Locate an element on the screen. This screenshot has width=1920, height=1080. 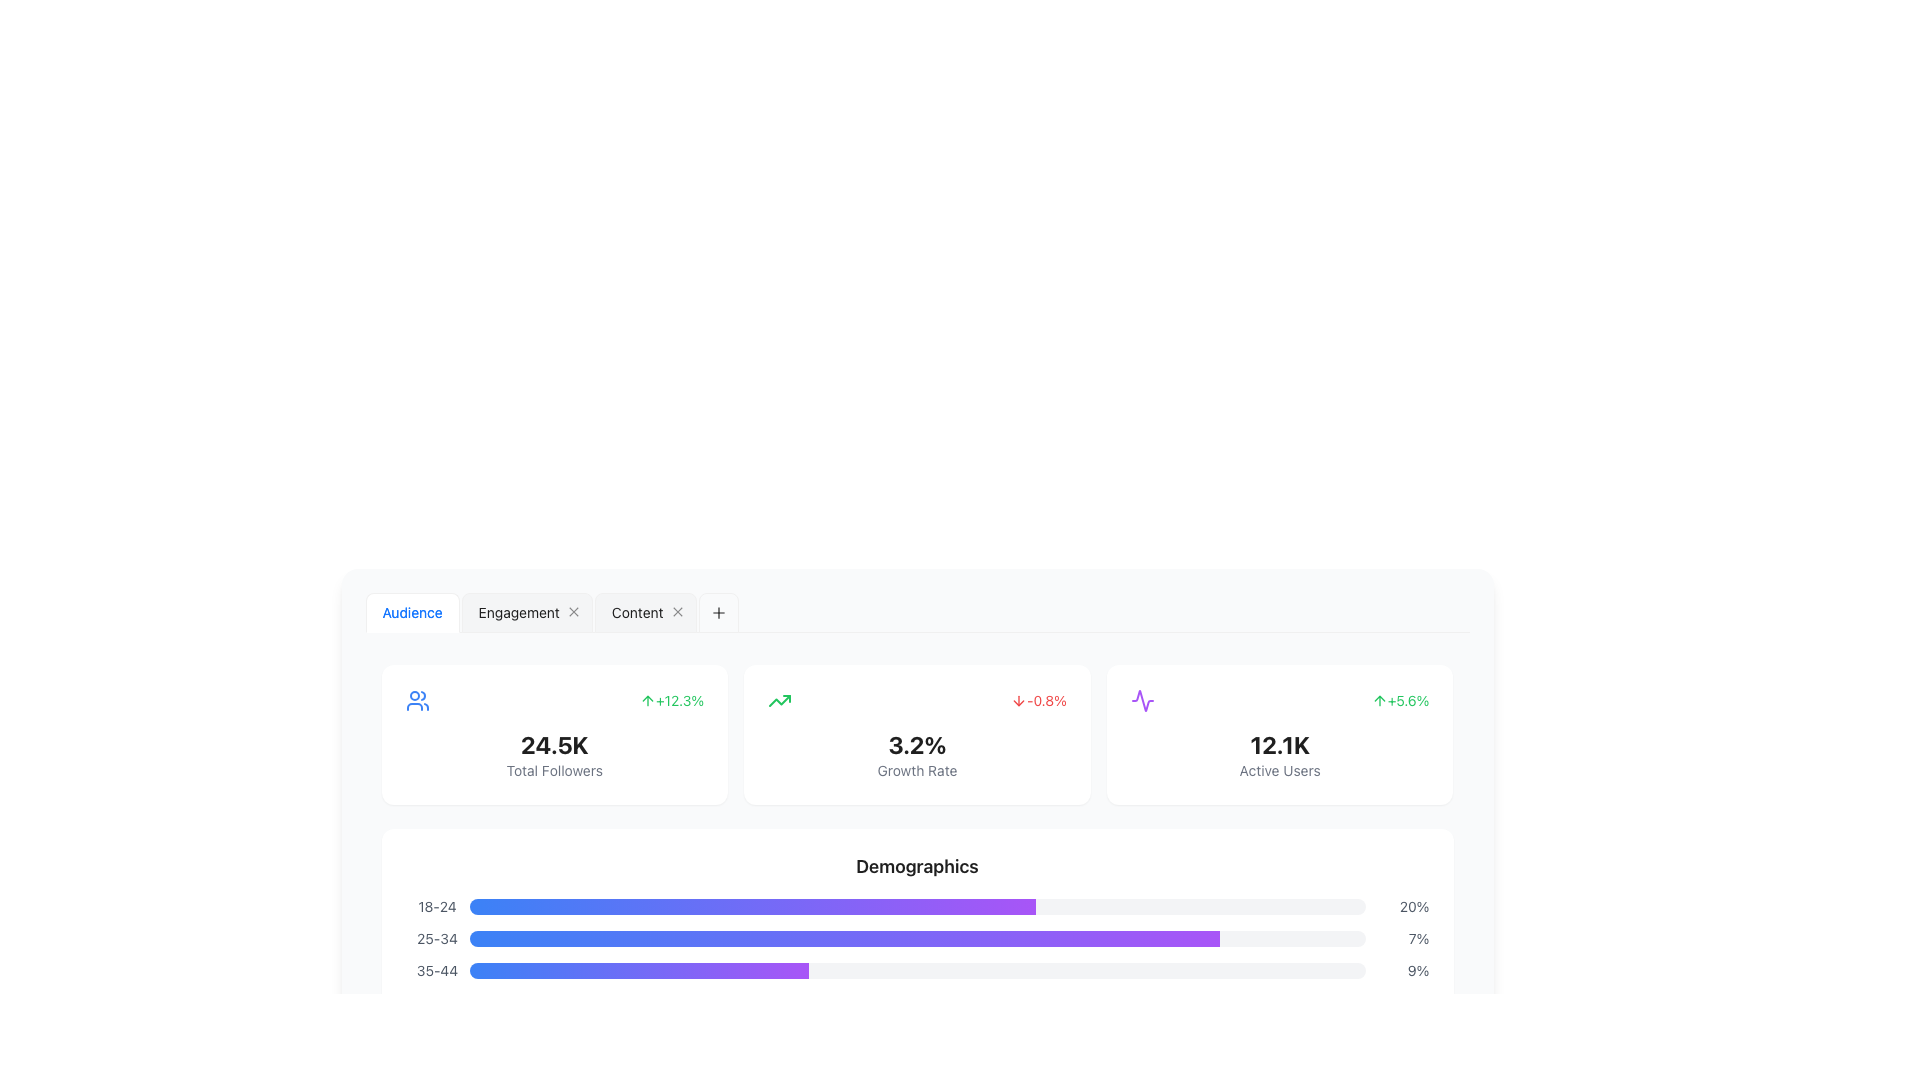
to select the 'Engagement' tab, which is the second tab in the horizontal group located at the top-left corner of the content panel is located at coordinates (519, 612).